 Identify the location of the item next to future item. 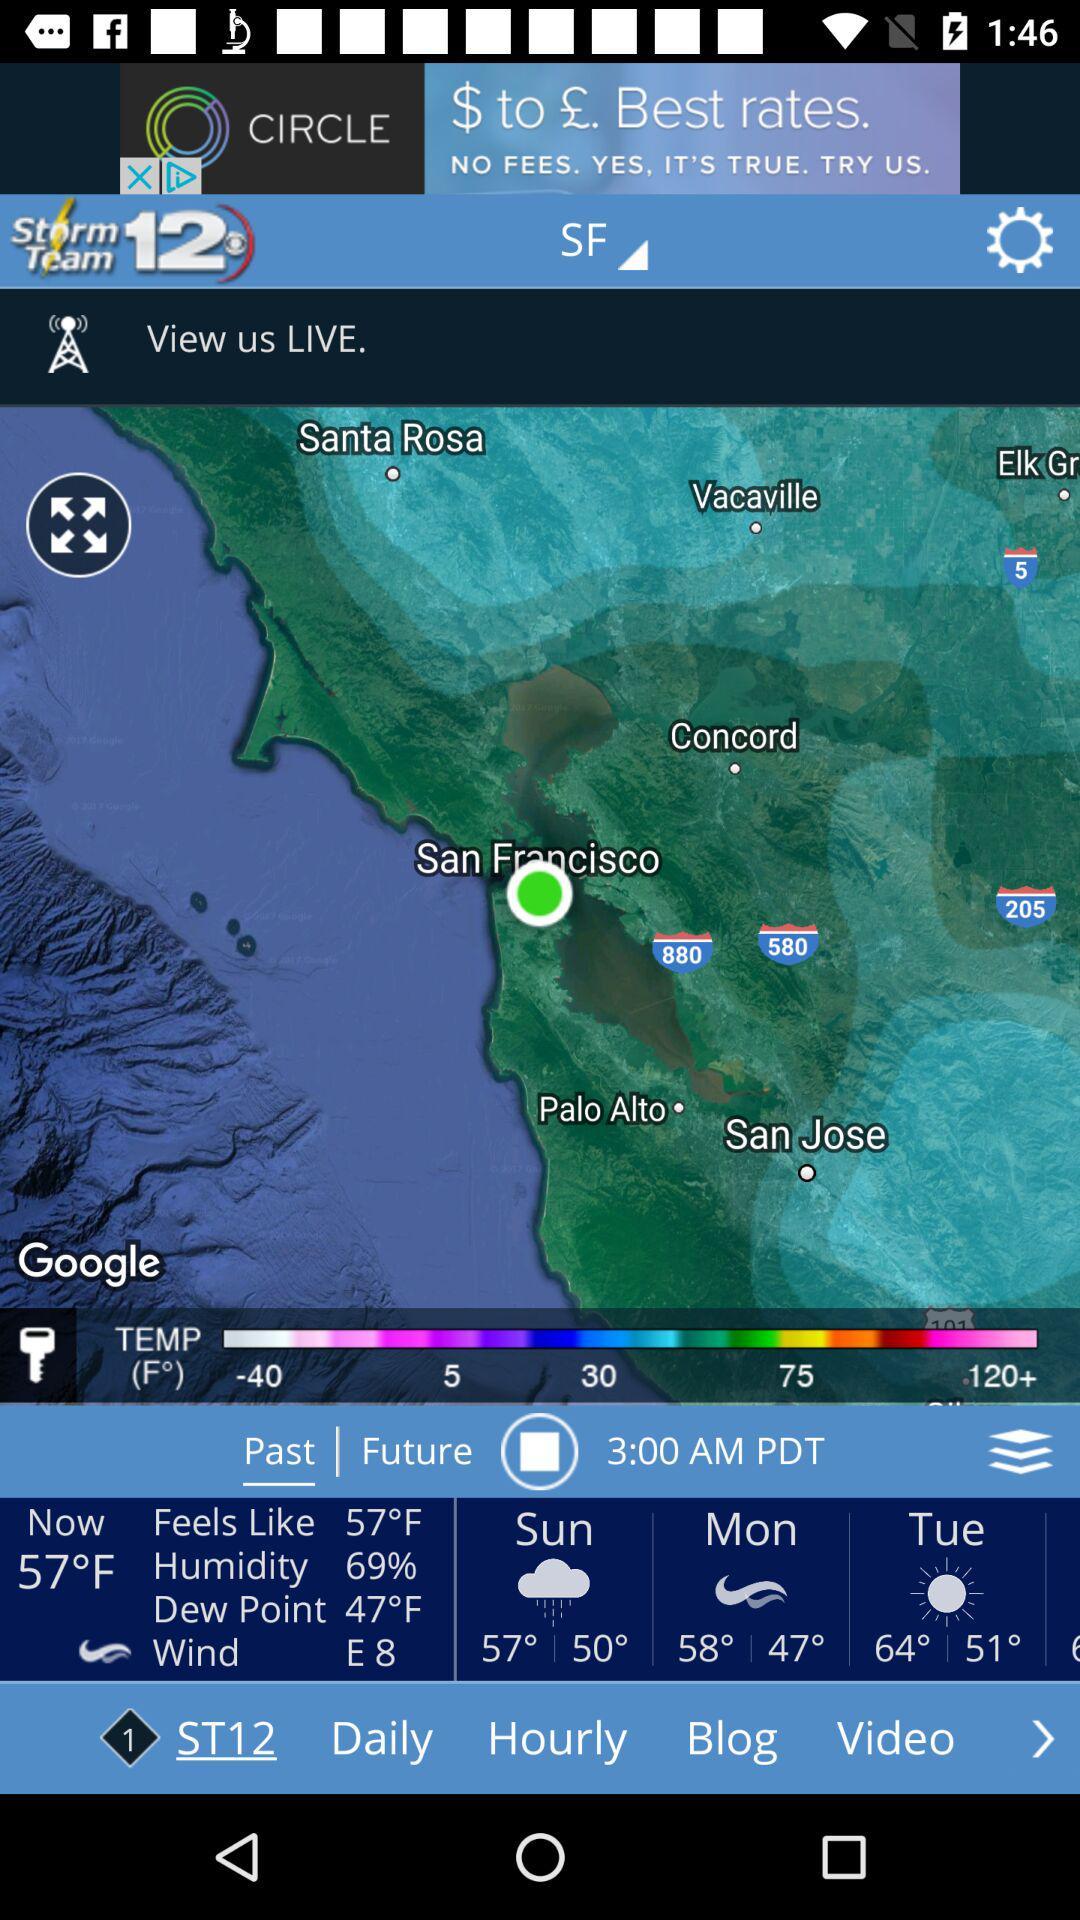
(538, 1451).